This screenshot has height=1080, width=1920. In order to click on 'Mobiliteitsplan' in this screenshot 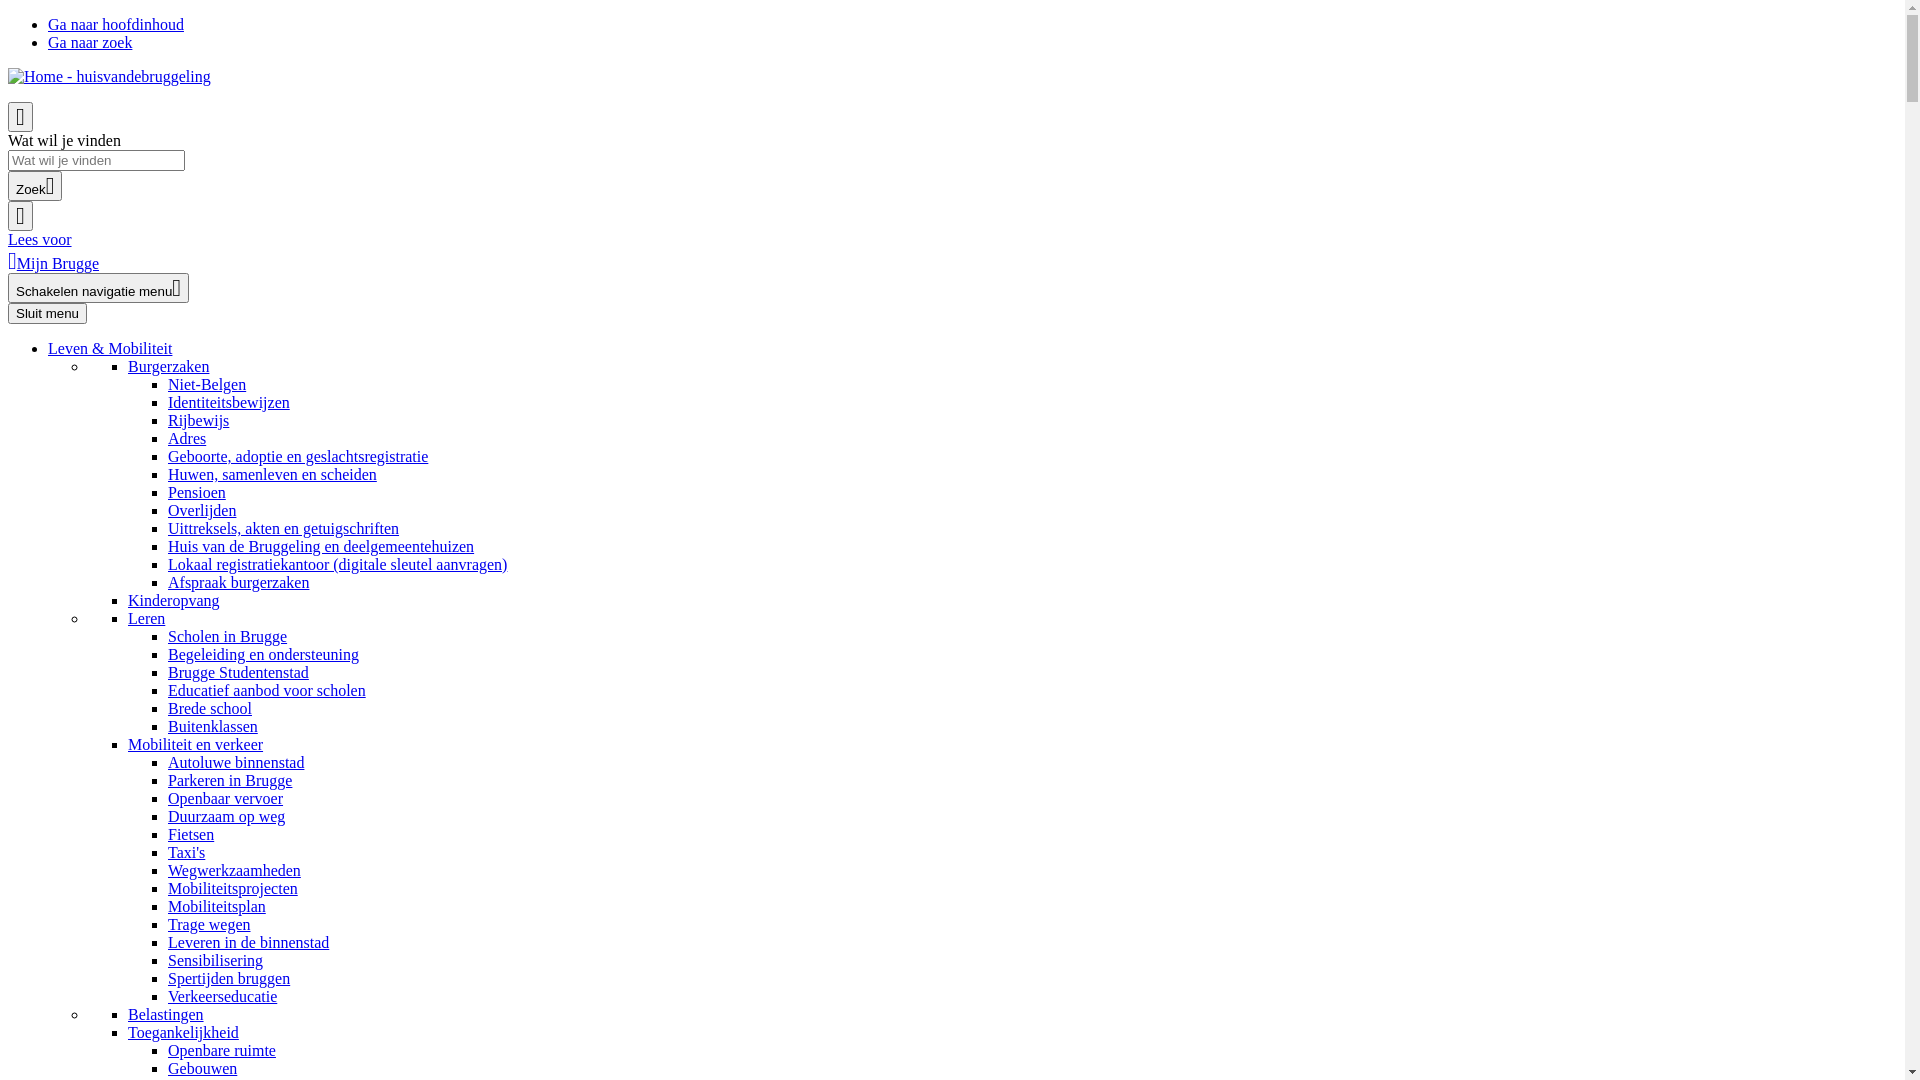, I will do `click(216, 906)`.